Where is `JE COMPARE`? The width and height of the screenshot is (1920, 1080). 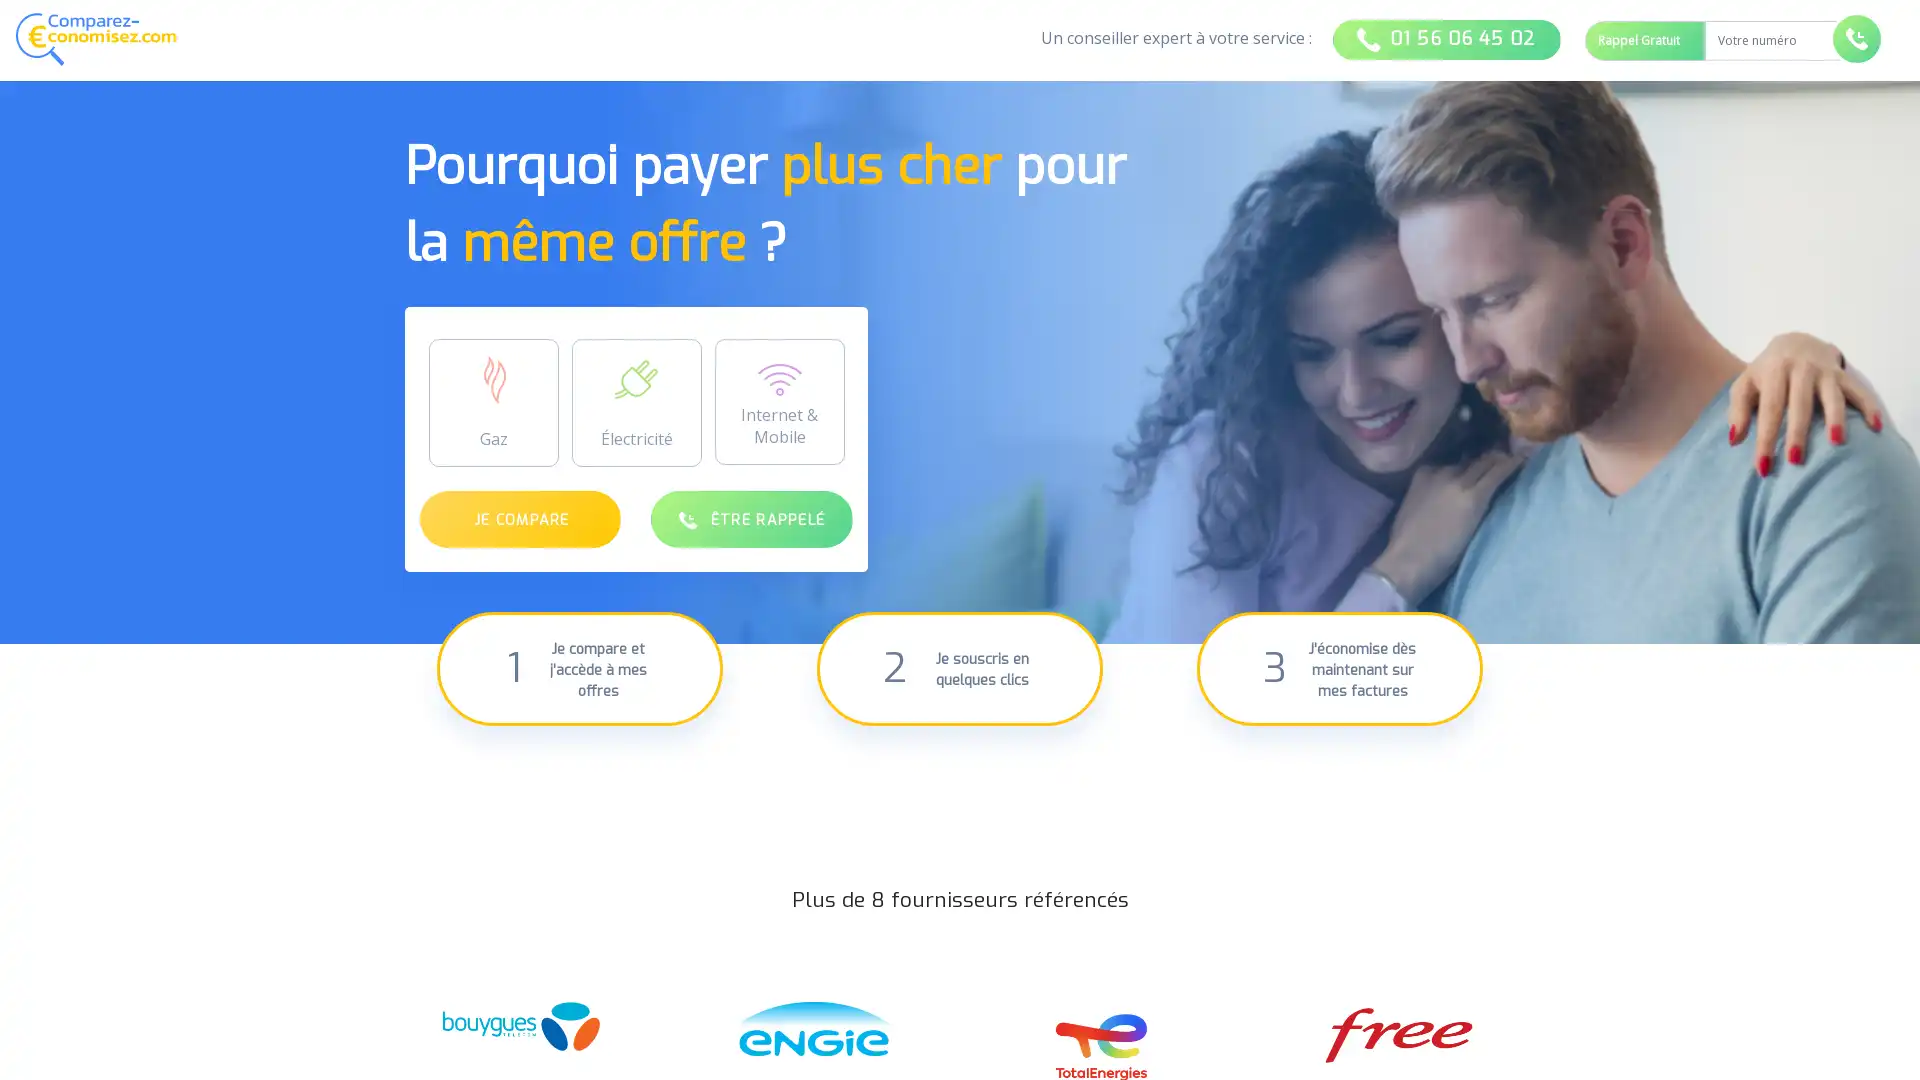 JE COMPARE is located at coordinates (520, 518).